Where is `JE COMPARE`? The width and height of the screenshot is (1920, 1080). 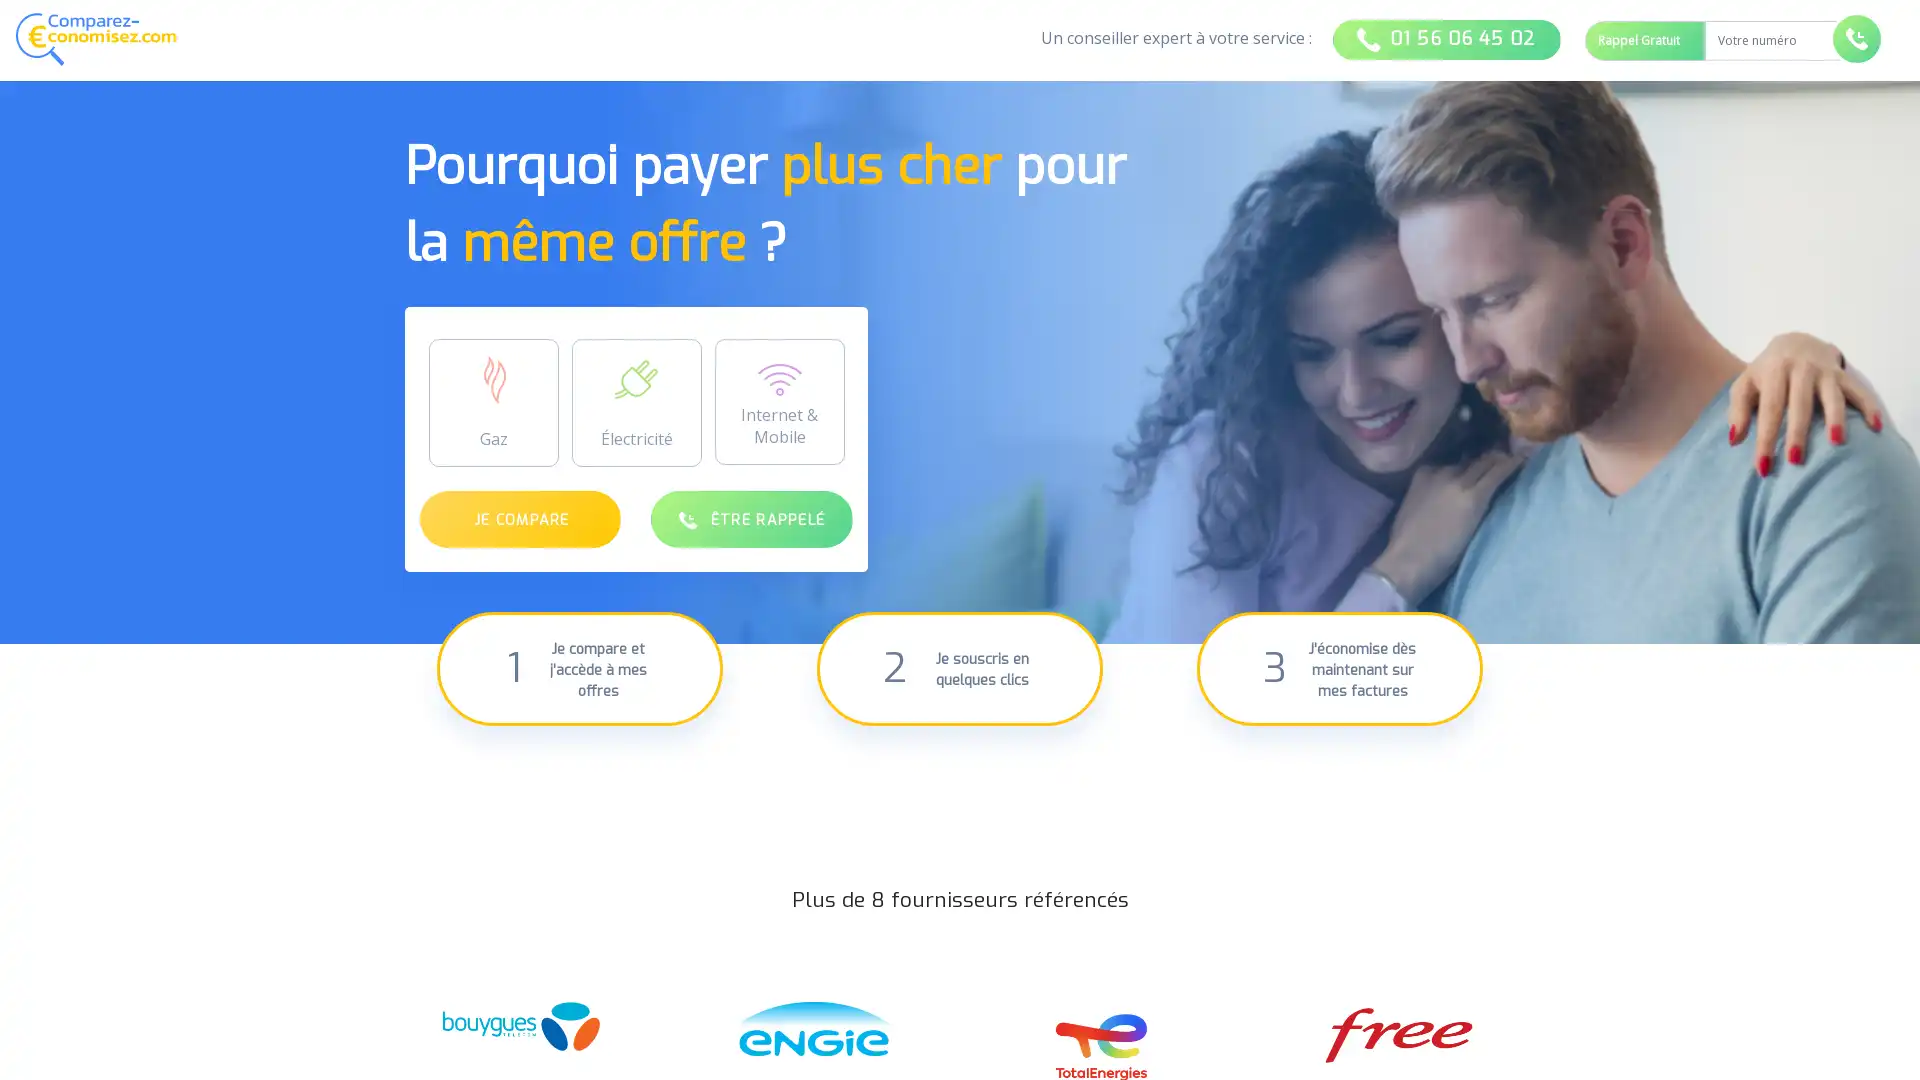 JE COMPARE is located at coordinates (520, 518).